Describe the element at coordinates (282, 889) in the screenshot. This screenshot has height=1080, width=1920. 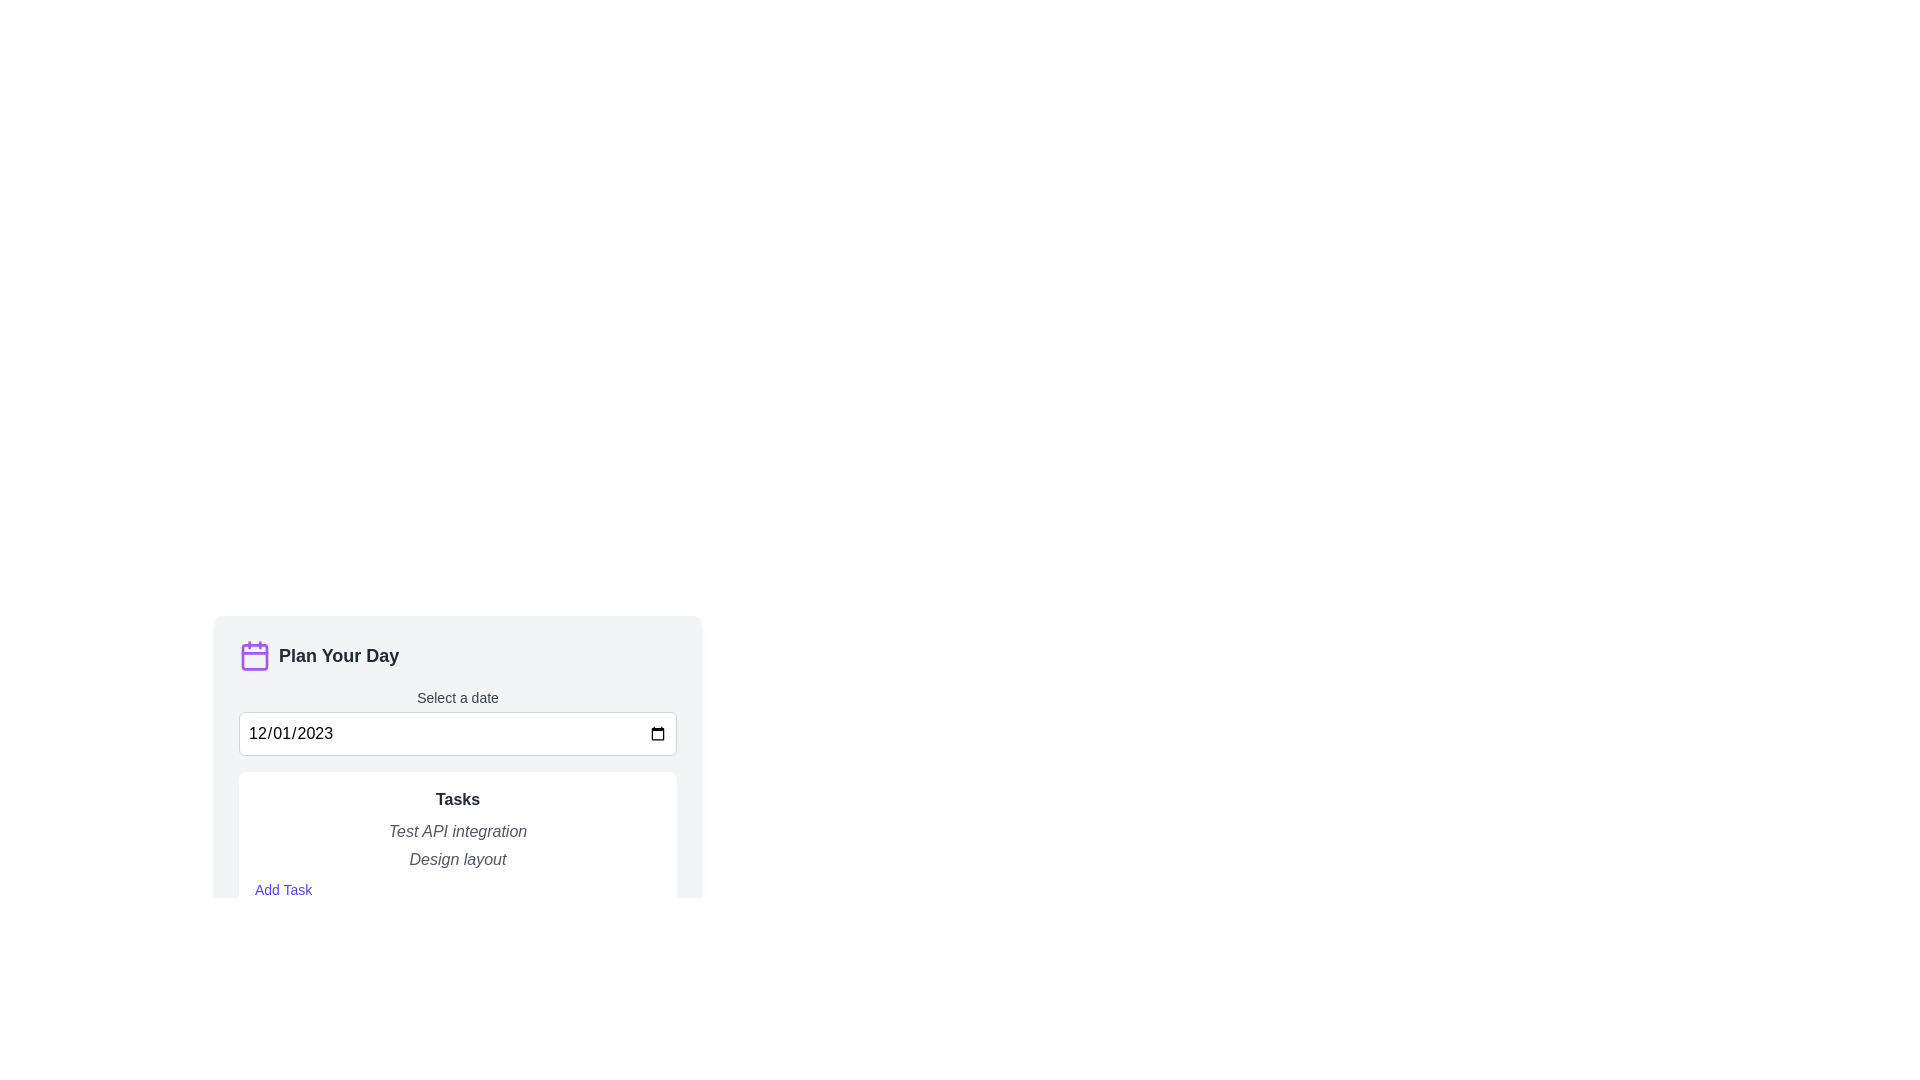
I see `the button located at the bottom of the 'Tasks' section` at that location.